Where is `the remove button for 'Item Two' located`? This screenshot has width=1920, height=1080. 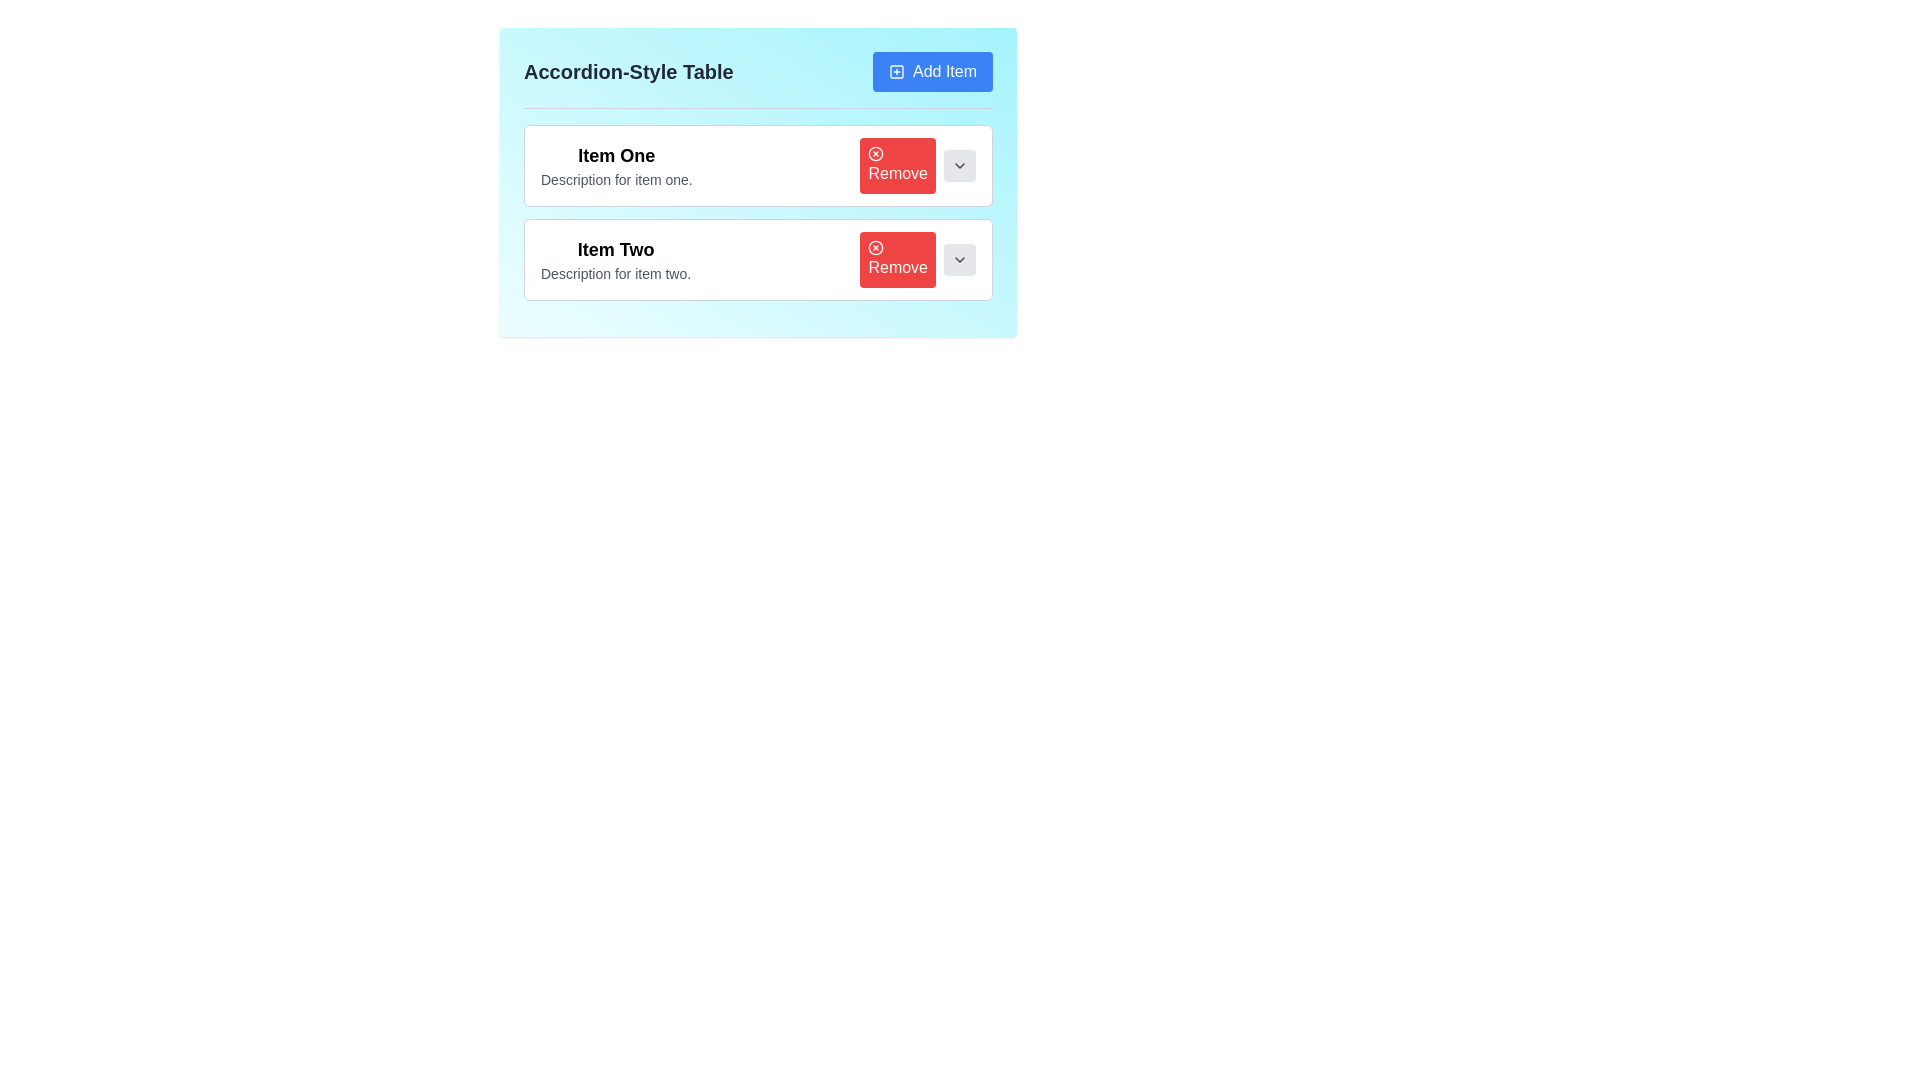
the remove button for 'Item Two' located is located at coordinates (916, 258).